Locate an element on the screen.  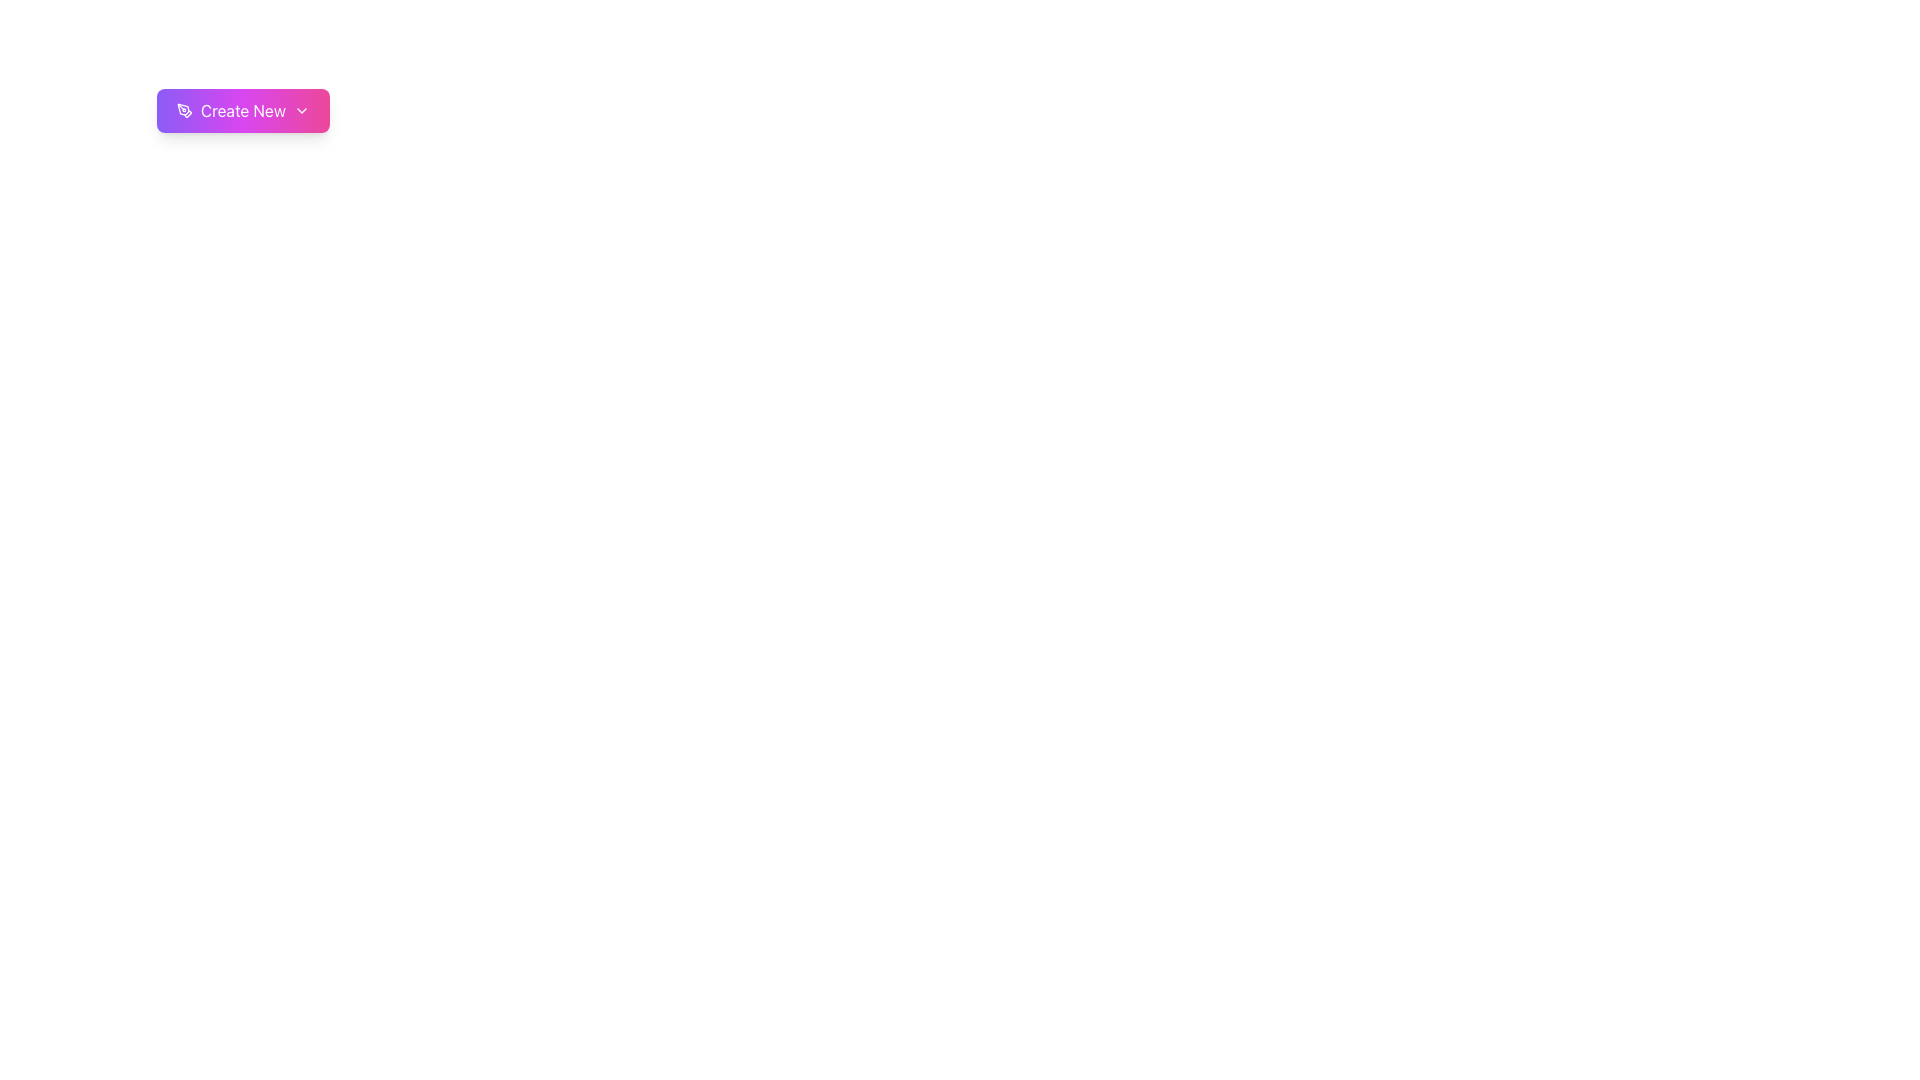
the pen tool icon located to the immediate left of the 'Create New' text is located at coordinates (185, 111).